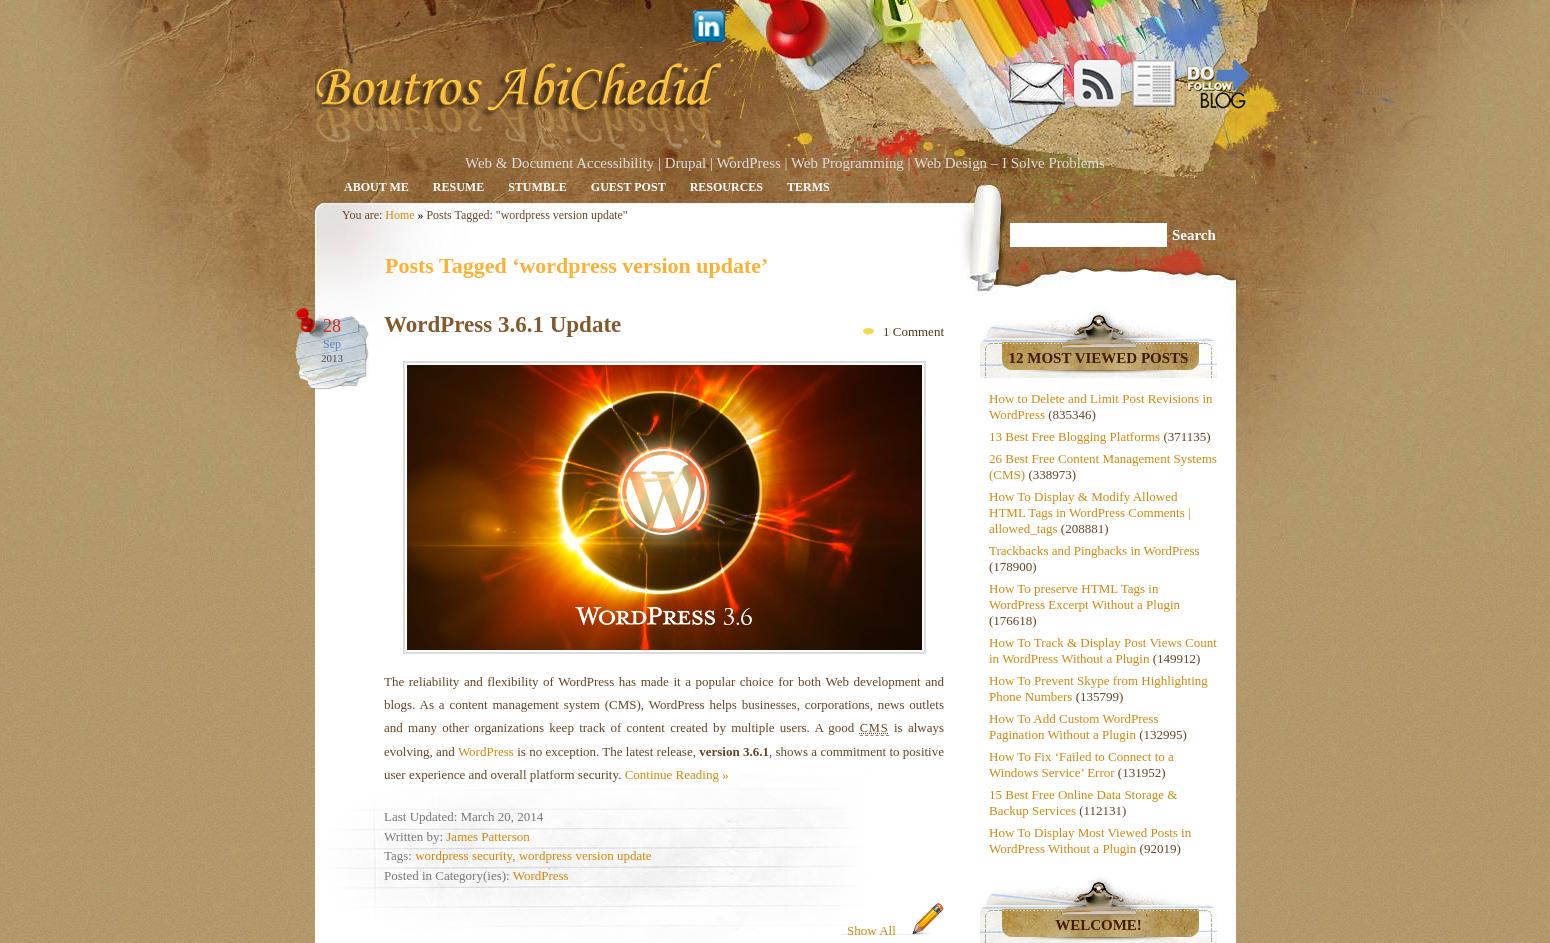  What do you see at coordinates (514, 855) in the screenshot?
I see `','` at bounding box center [514, 855].